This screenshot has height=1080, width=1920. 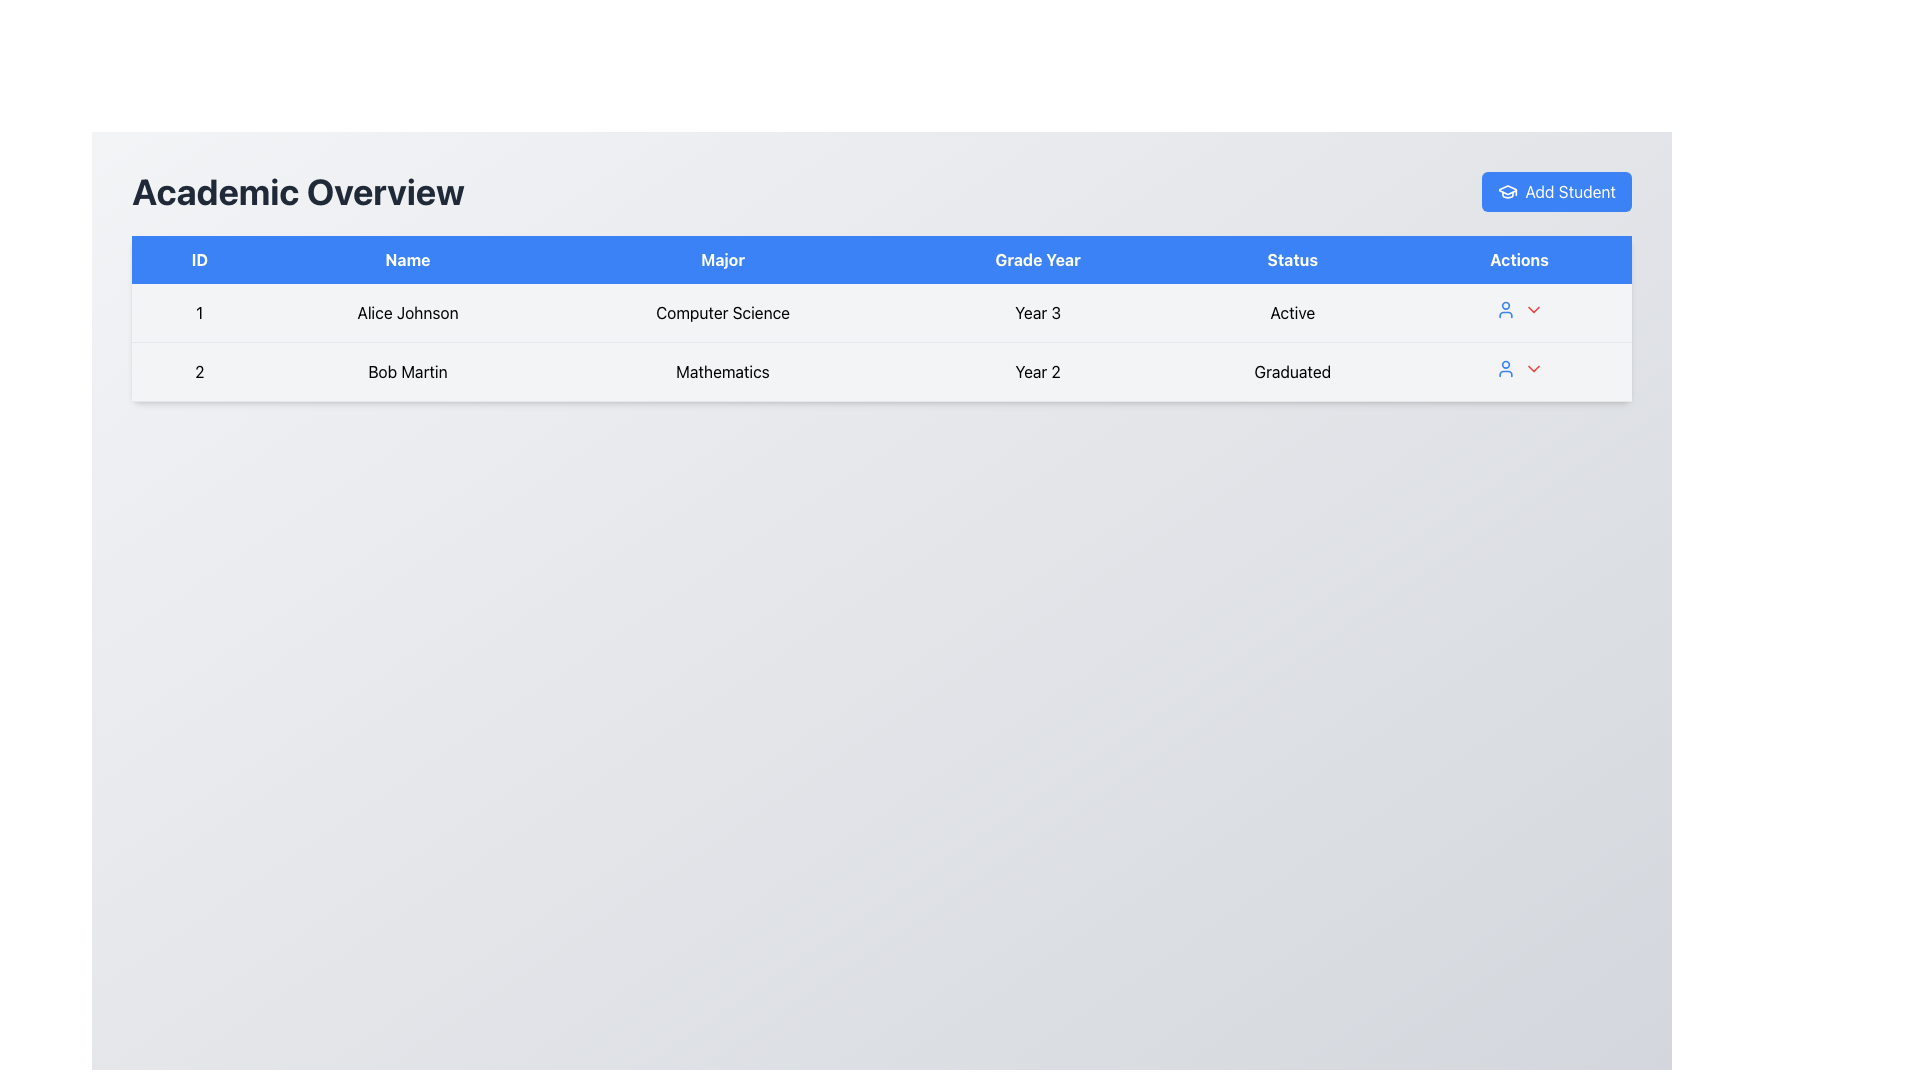 What do you see at coordinates (1038, 313) in the screenshot?
I see `the static text display that shows 'Year 3' in bold, located in the fourth column of the first row of the table` at bounding box center [1038, 313].